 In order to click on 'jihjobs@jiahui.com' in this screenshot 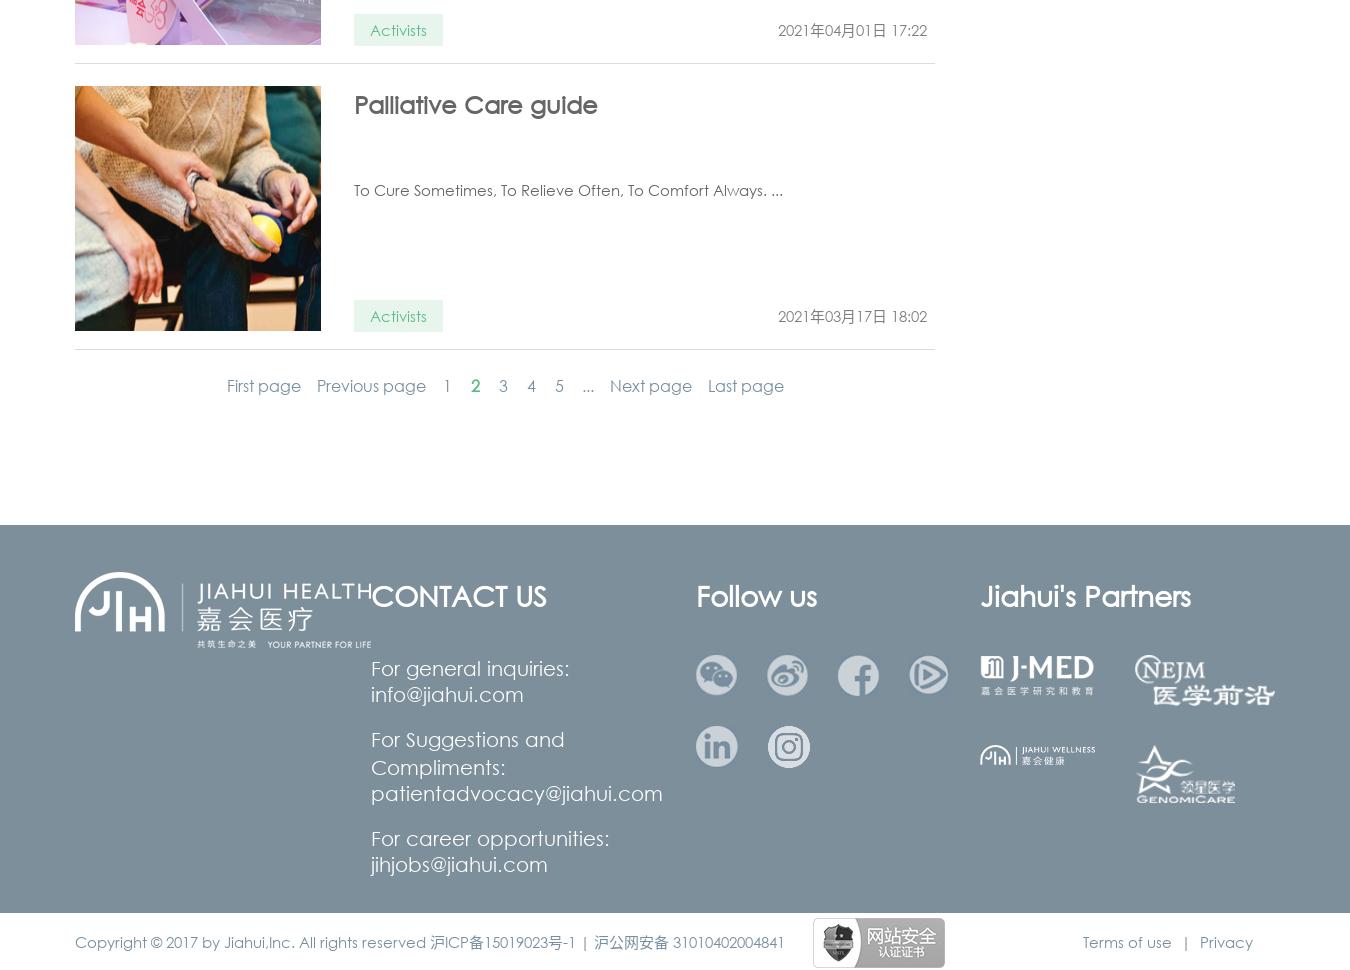, I will do `click(458, 863)`.